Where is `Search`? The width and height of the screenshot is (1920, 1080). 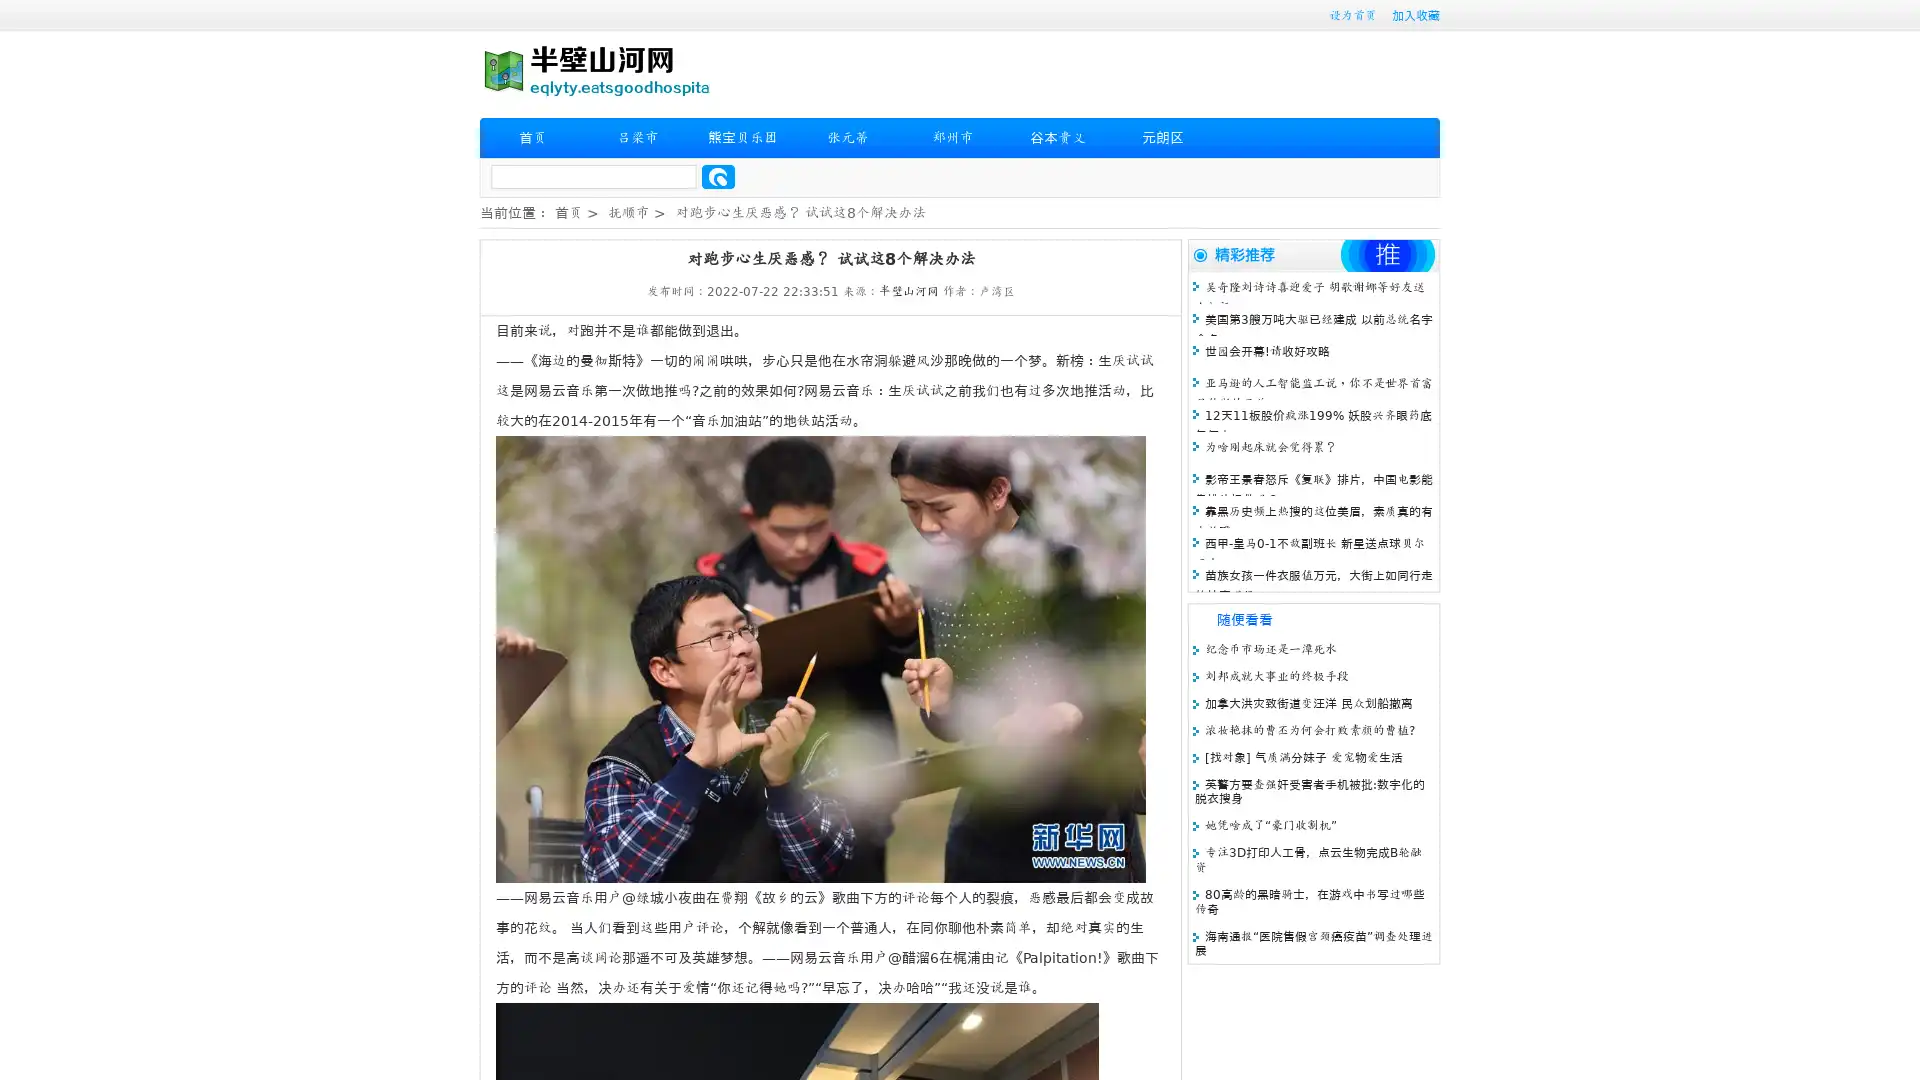 Search is located at coordinates (718, 176).